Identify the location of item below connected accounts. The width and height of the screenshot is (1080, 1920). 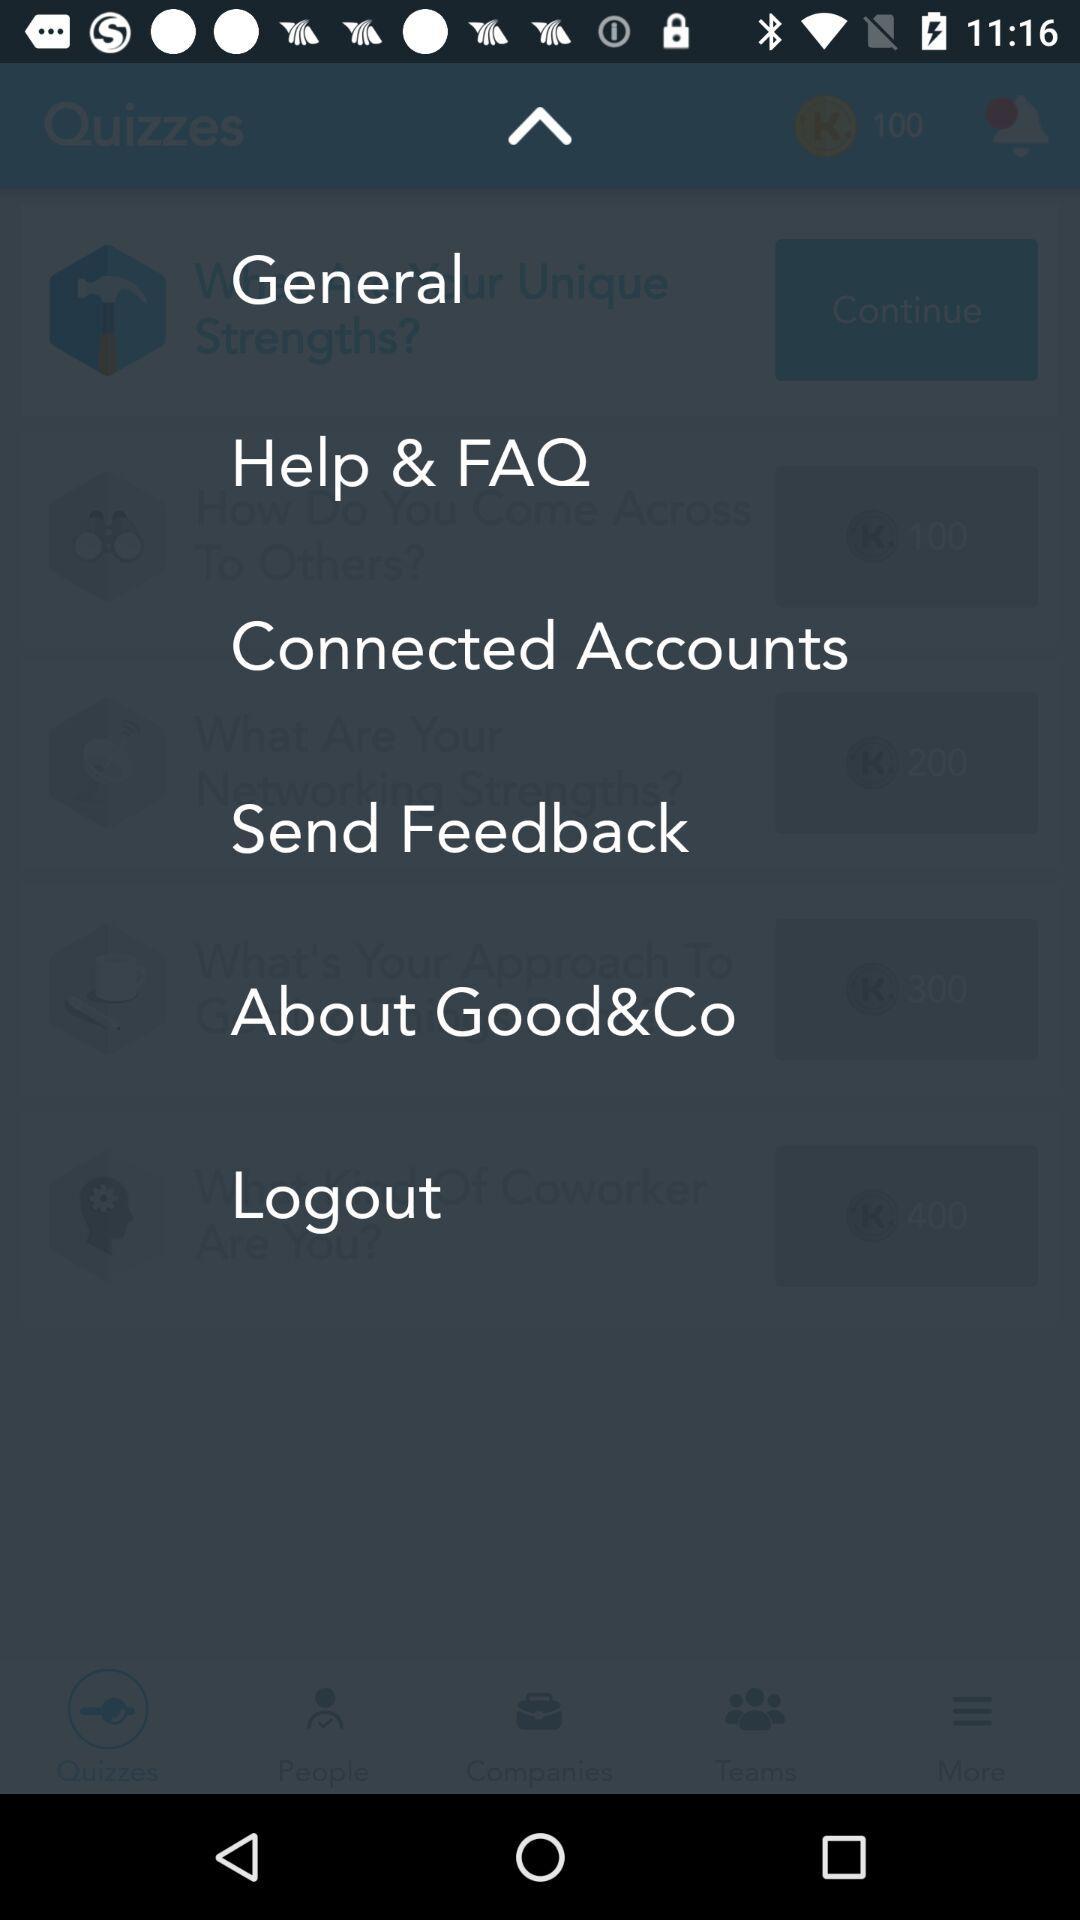
(538, 829).